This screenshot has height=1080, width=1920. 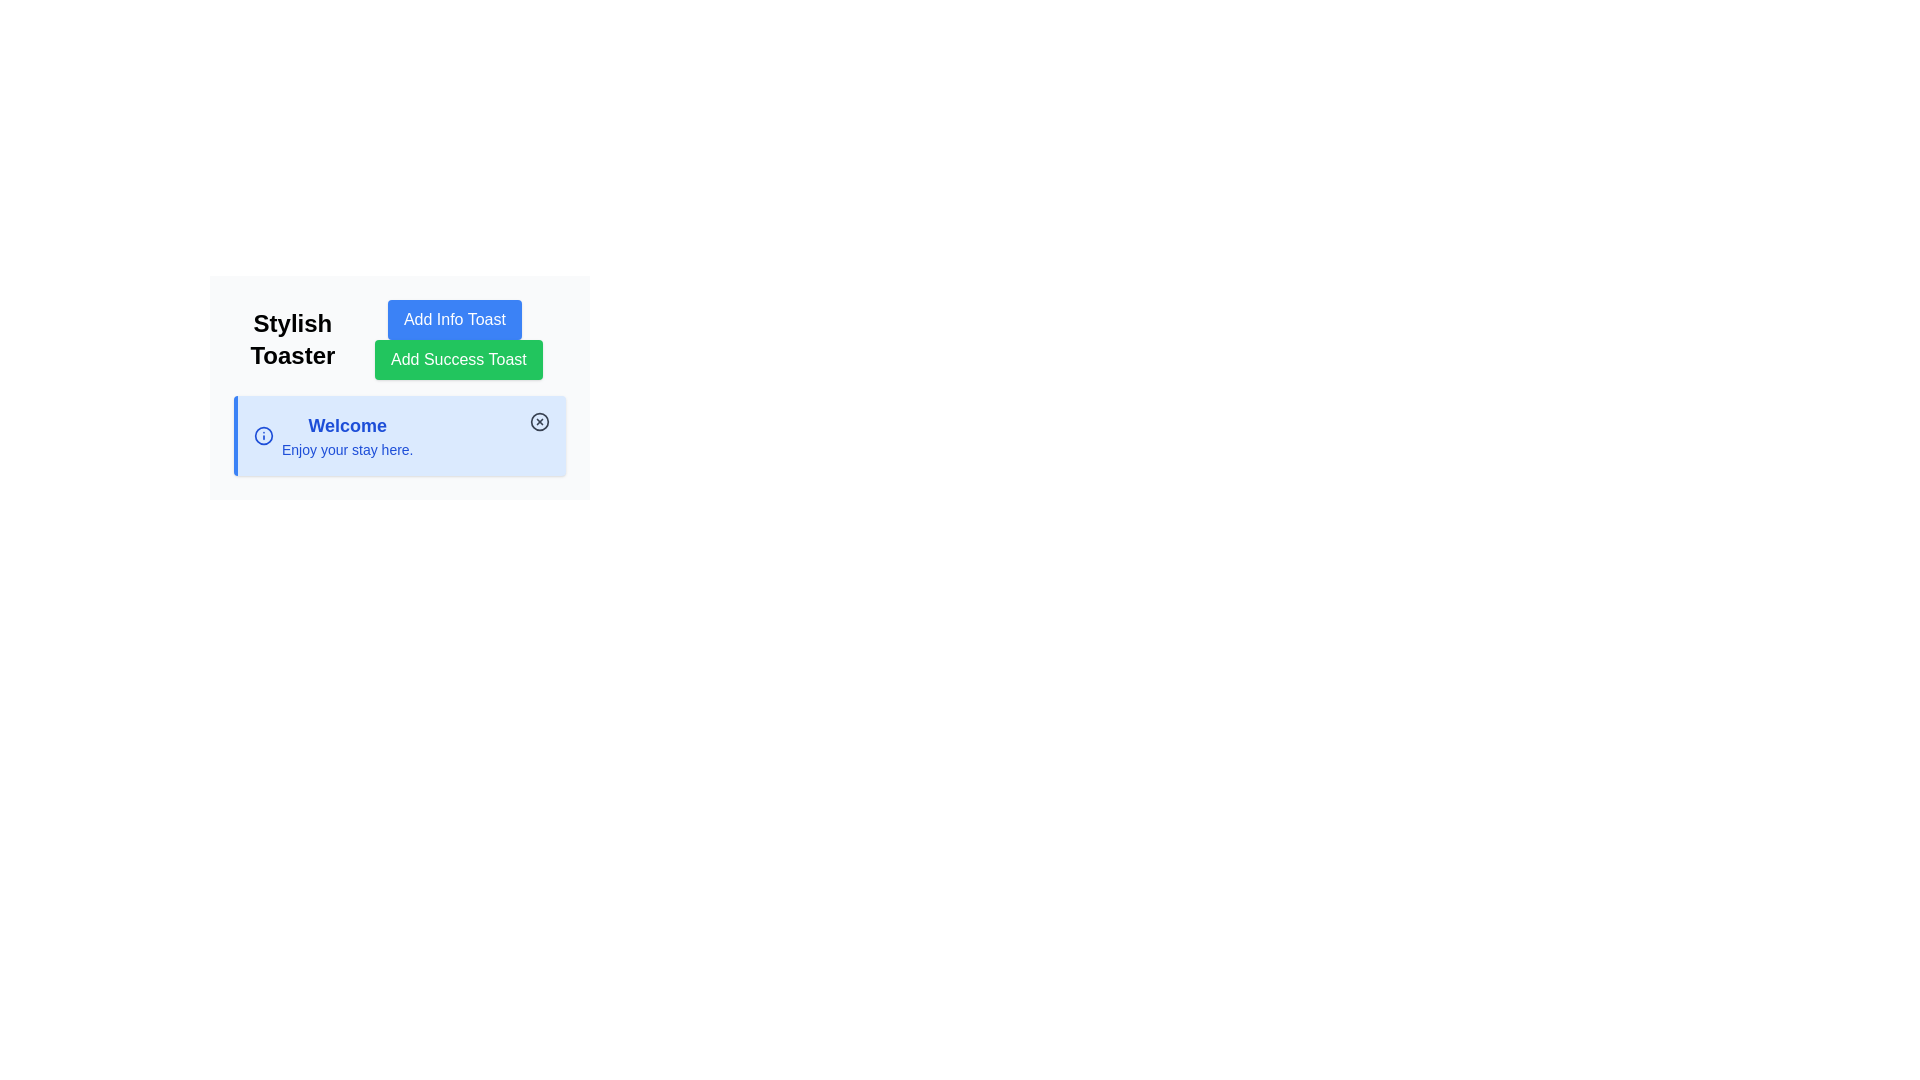 What do you see at coordinates (457, 358) in the screenshot?
I see `the green rectangular button labeled 'Add Success Toast' to change its color` at bounding box center [457, 358].